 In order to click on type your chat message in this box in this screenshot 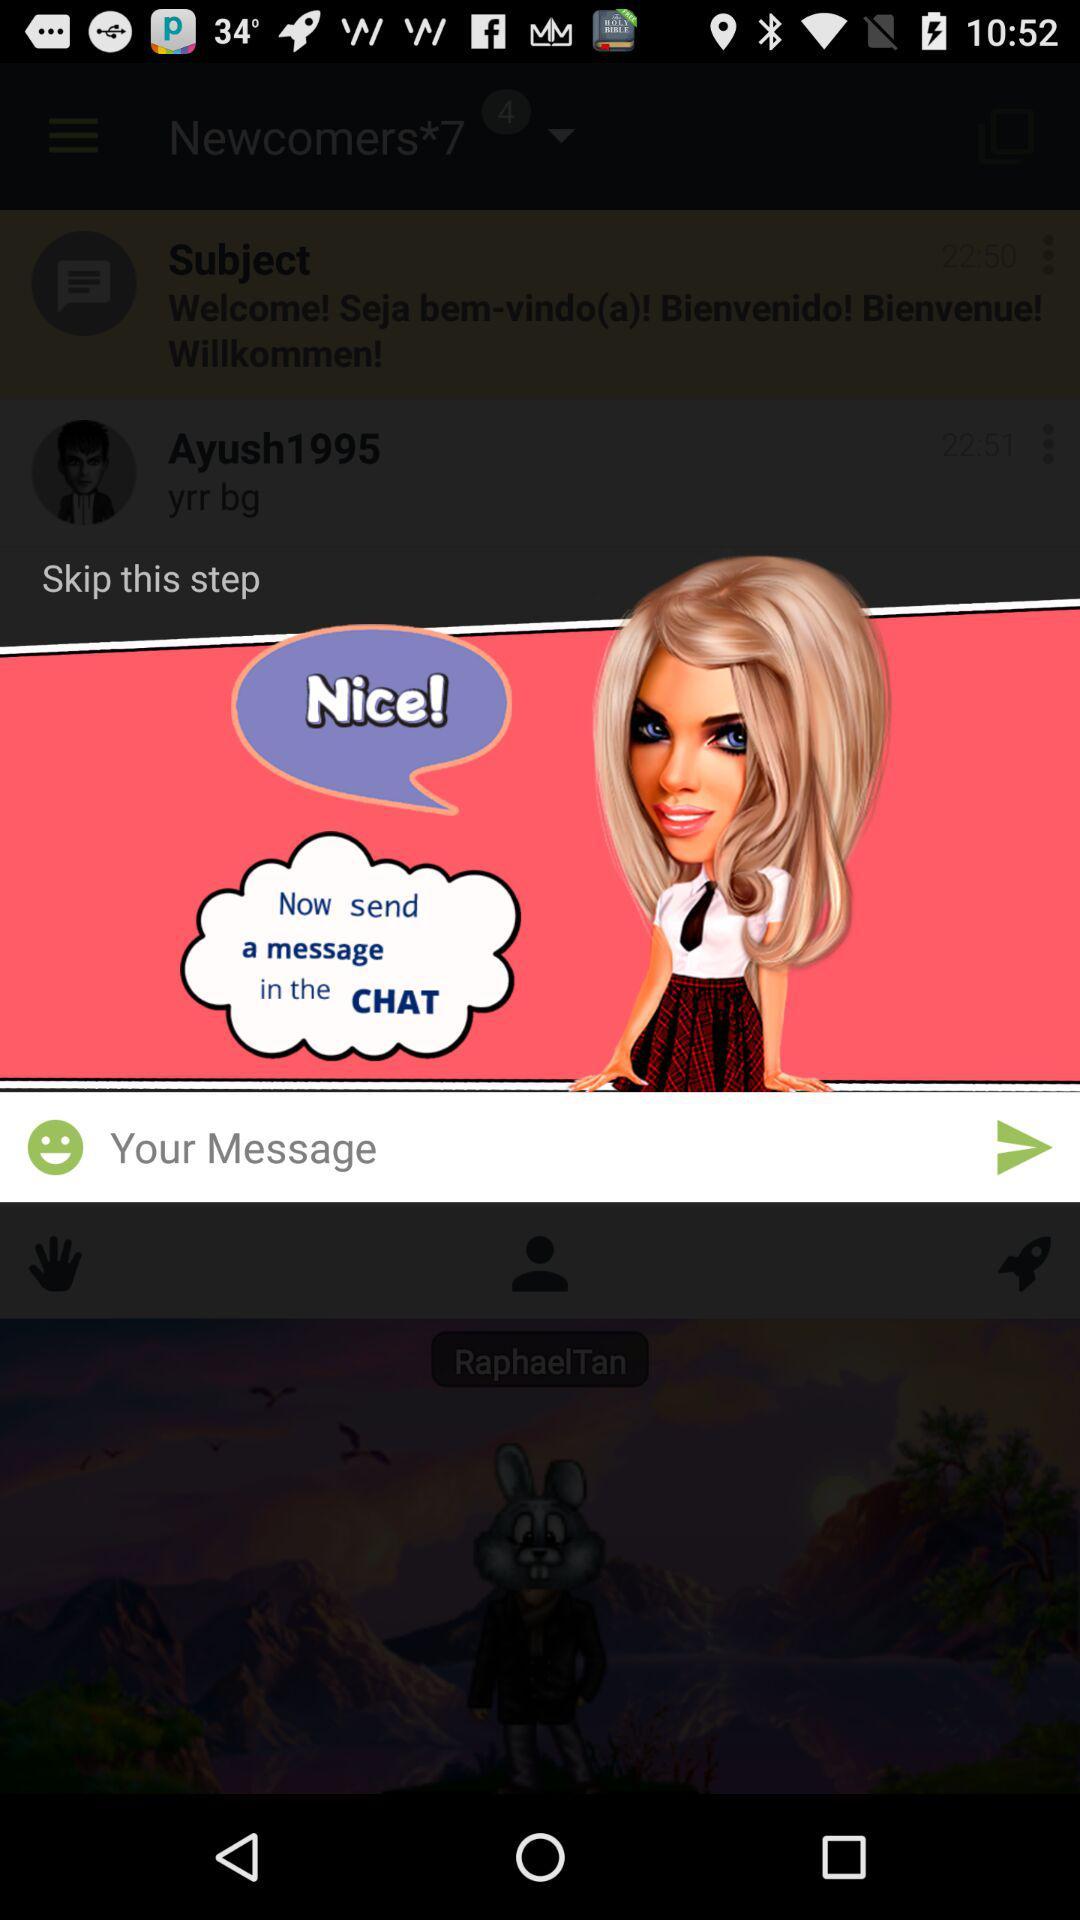, I will do `click(540, 1146)`.